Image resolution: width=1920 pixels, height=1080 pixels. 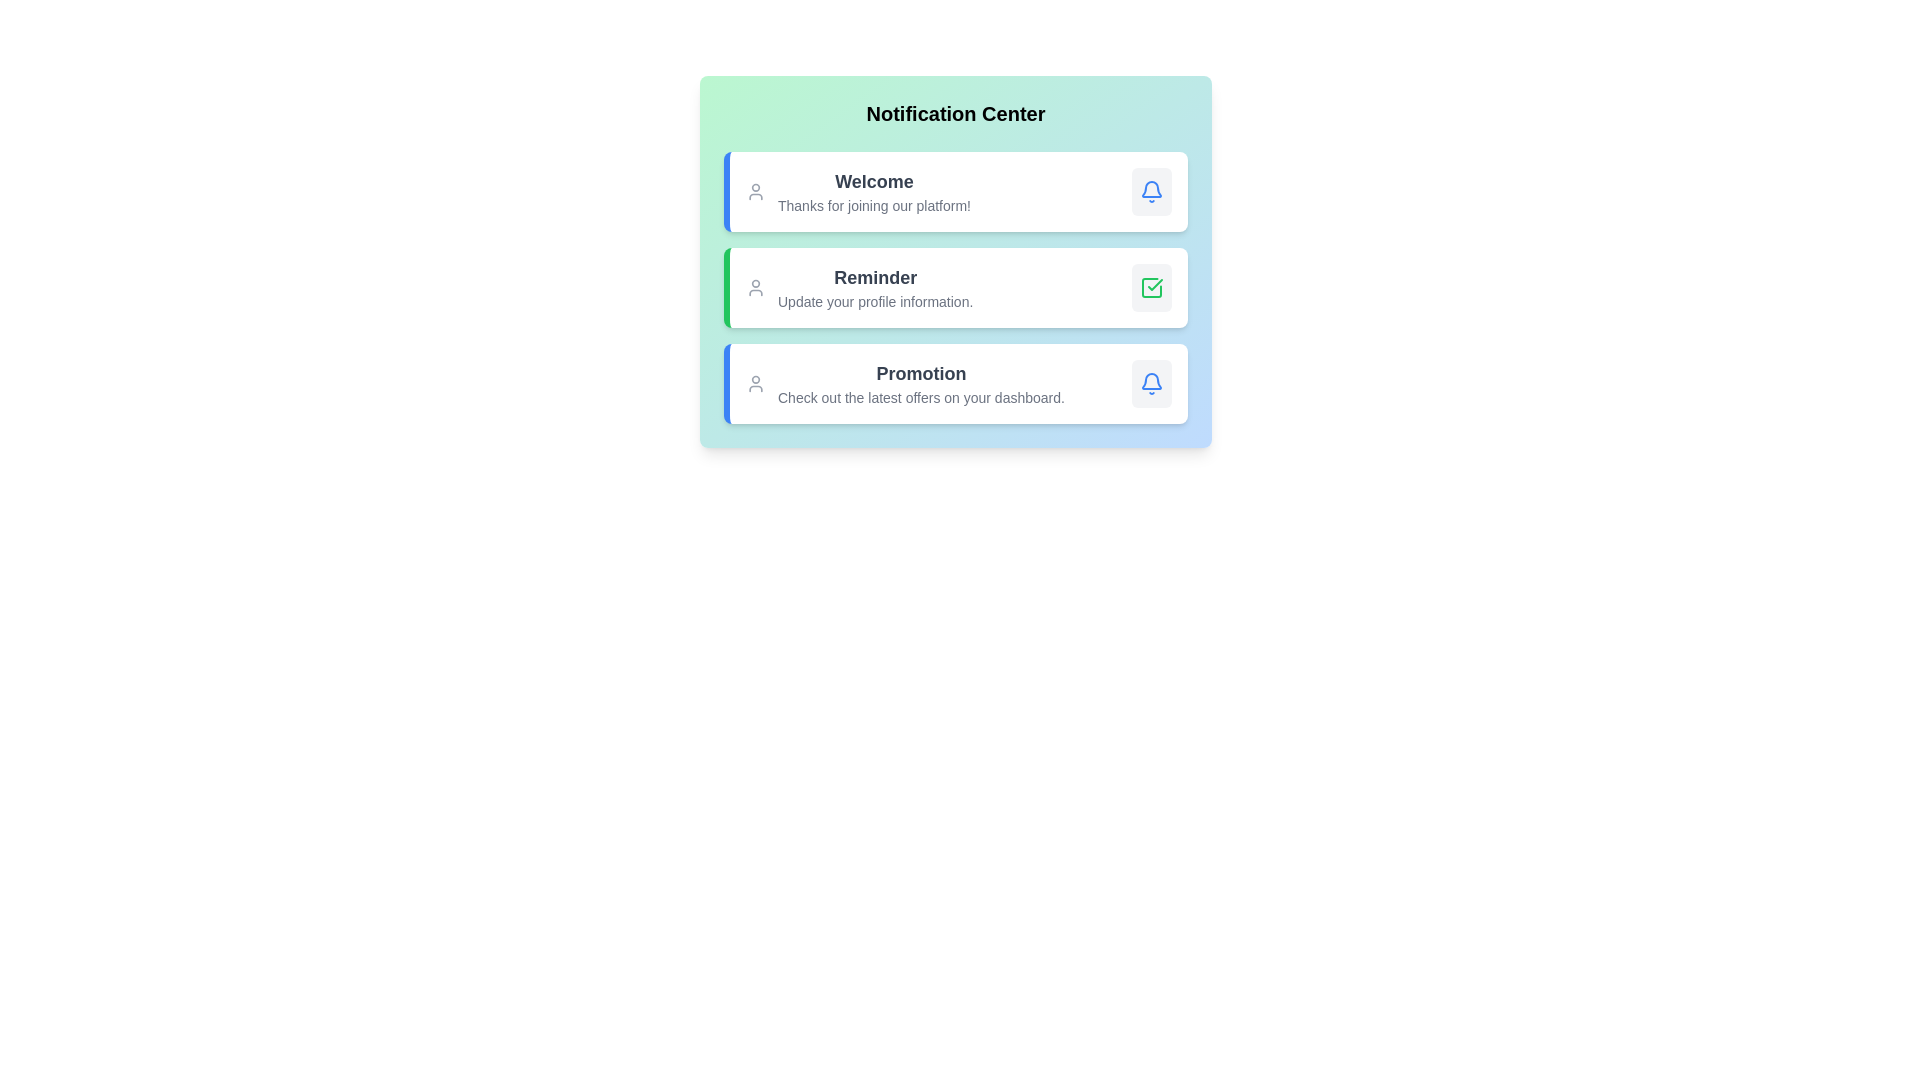 What do you see at coordinates (754, 192) in the screenshot?
I see `the user avatar icon associated with Welcome notification` at bounding box center [754, 192].